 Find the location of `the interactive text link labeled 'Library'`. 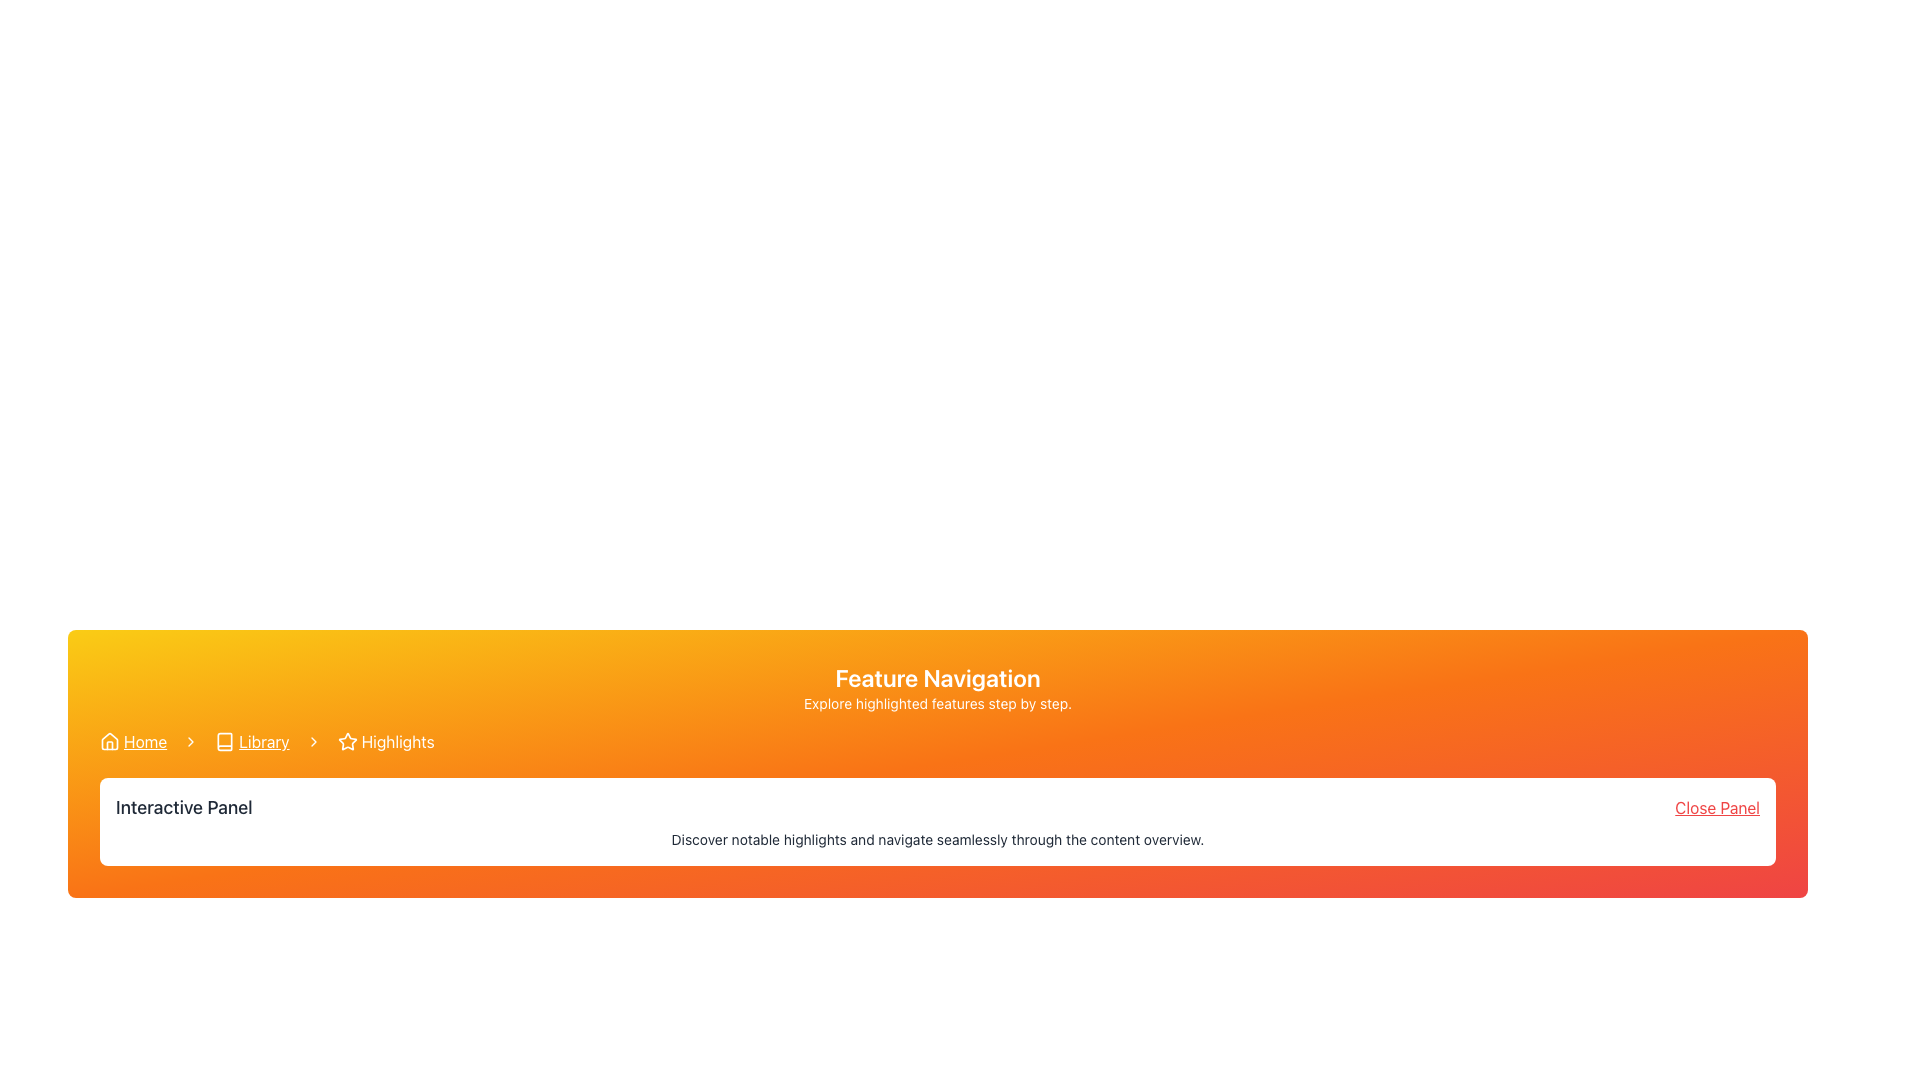

the interactive text link labeled 'Library' is located at coordinates (263, 741).